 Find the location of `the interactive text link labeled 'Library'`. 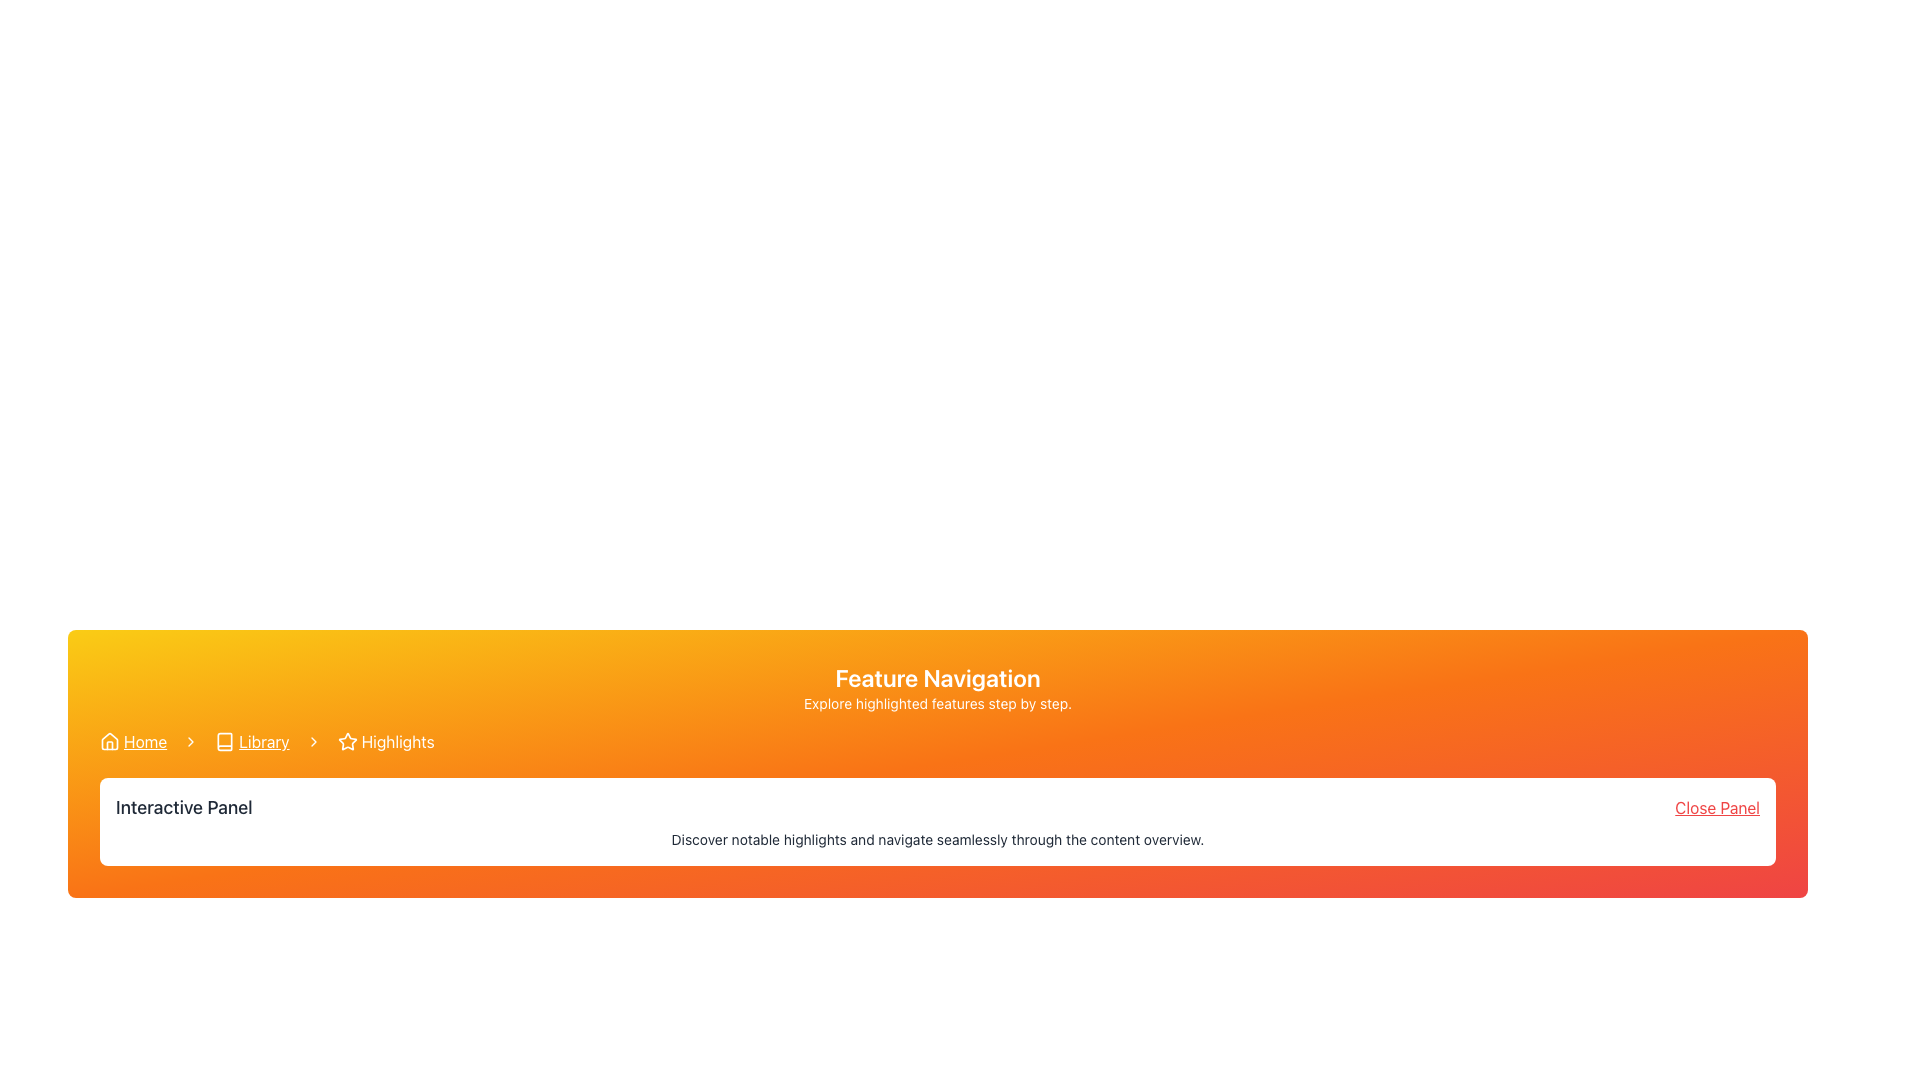

the interactive text link labeled 'Library' is located at coordinates (263, 741).